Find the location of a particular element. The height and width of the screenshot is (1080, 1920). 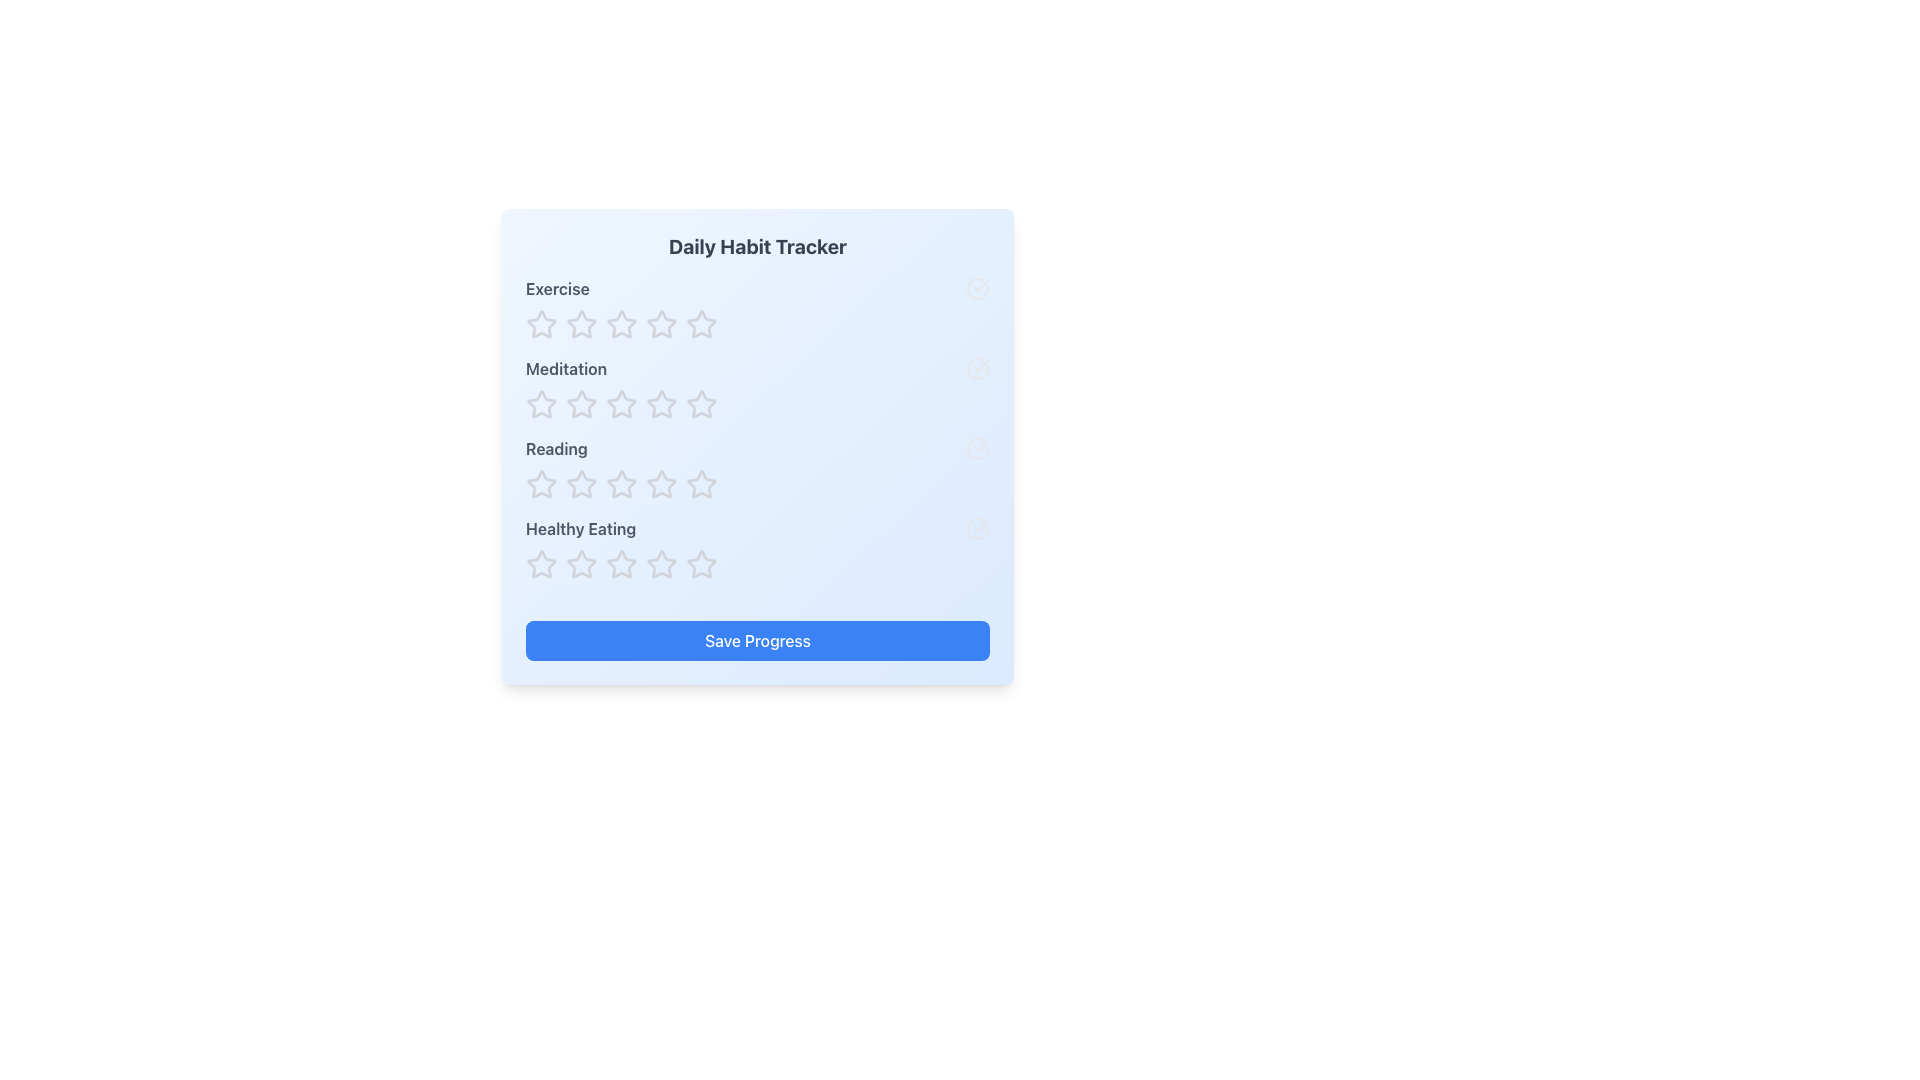

the star-shaped icon located under the 'Healthy Eating' label in the 'Daily Habit Tracker' module to rate is located at coordinates (542, 564).